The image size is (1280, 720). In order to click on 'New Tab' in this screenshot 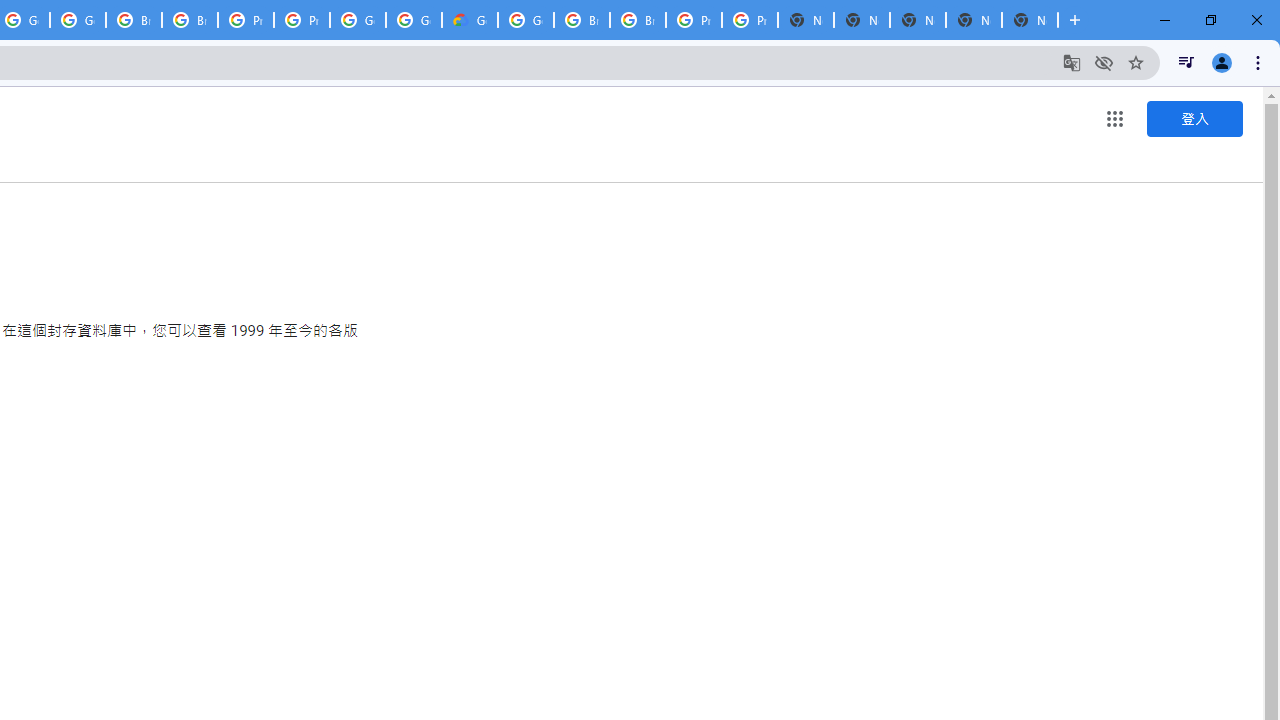, I will do `click(1030, 20)`.